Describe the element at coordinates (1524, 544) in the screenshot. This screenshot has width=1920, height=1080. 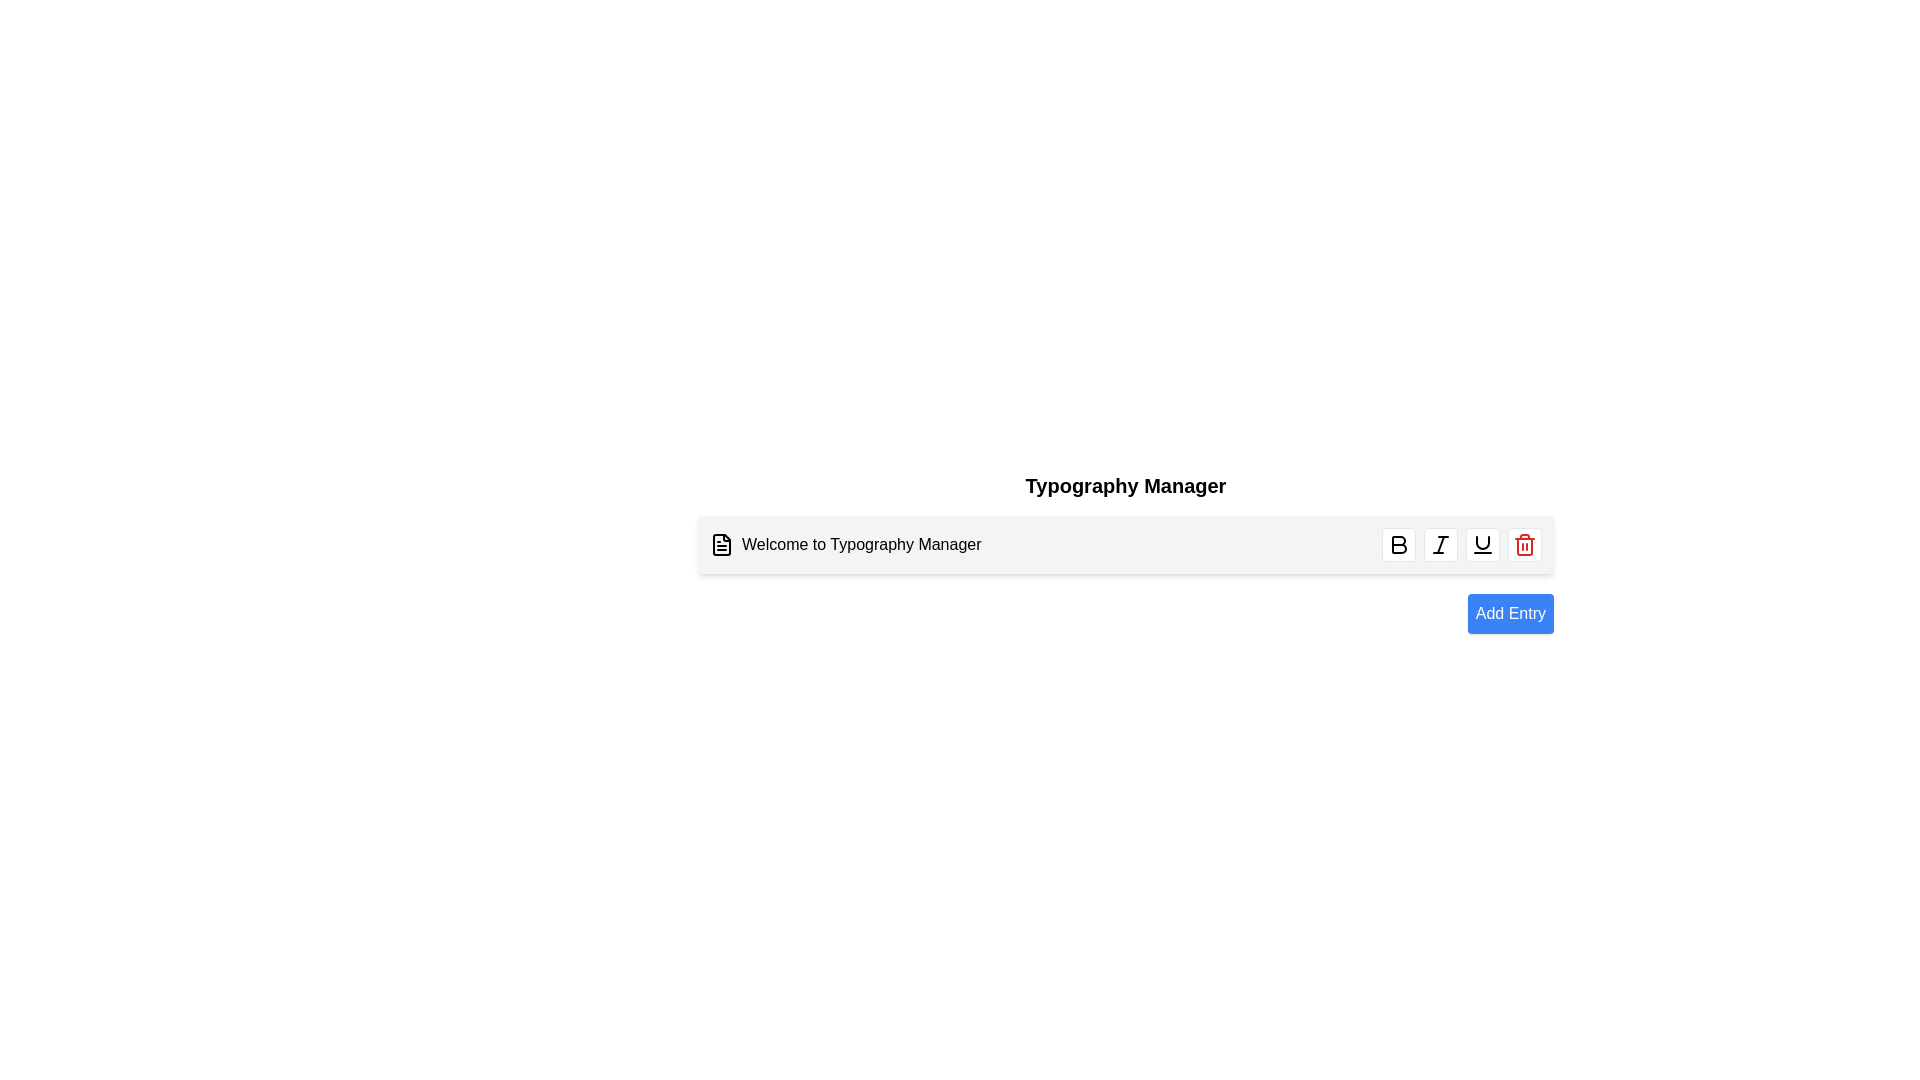
I see `the Trash Icon, which is a small trash bin icon with a red border and white background located to the far right of the toolbar` at that location.